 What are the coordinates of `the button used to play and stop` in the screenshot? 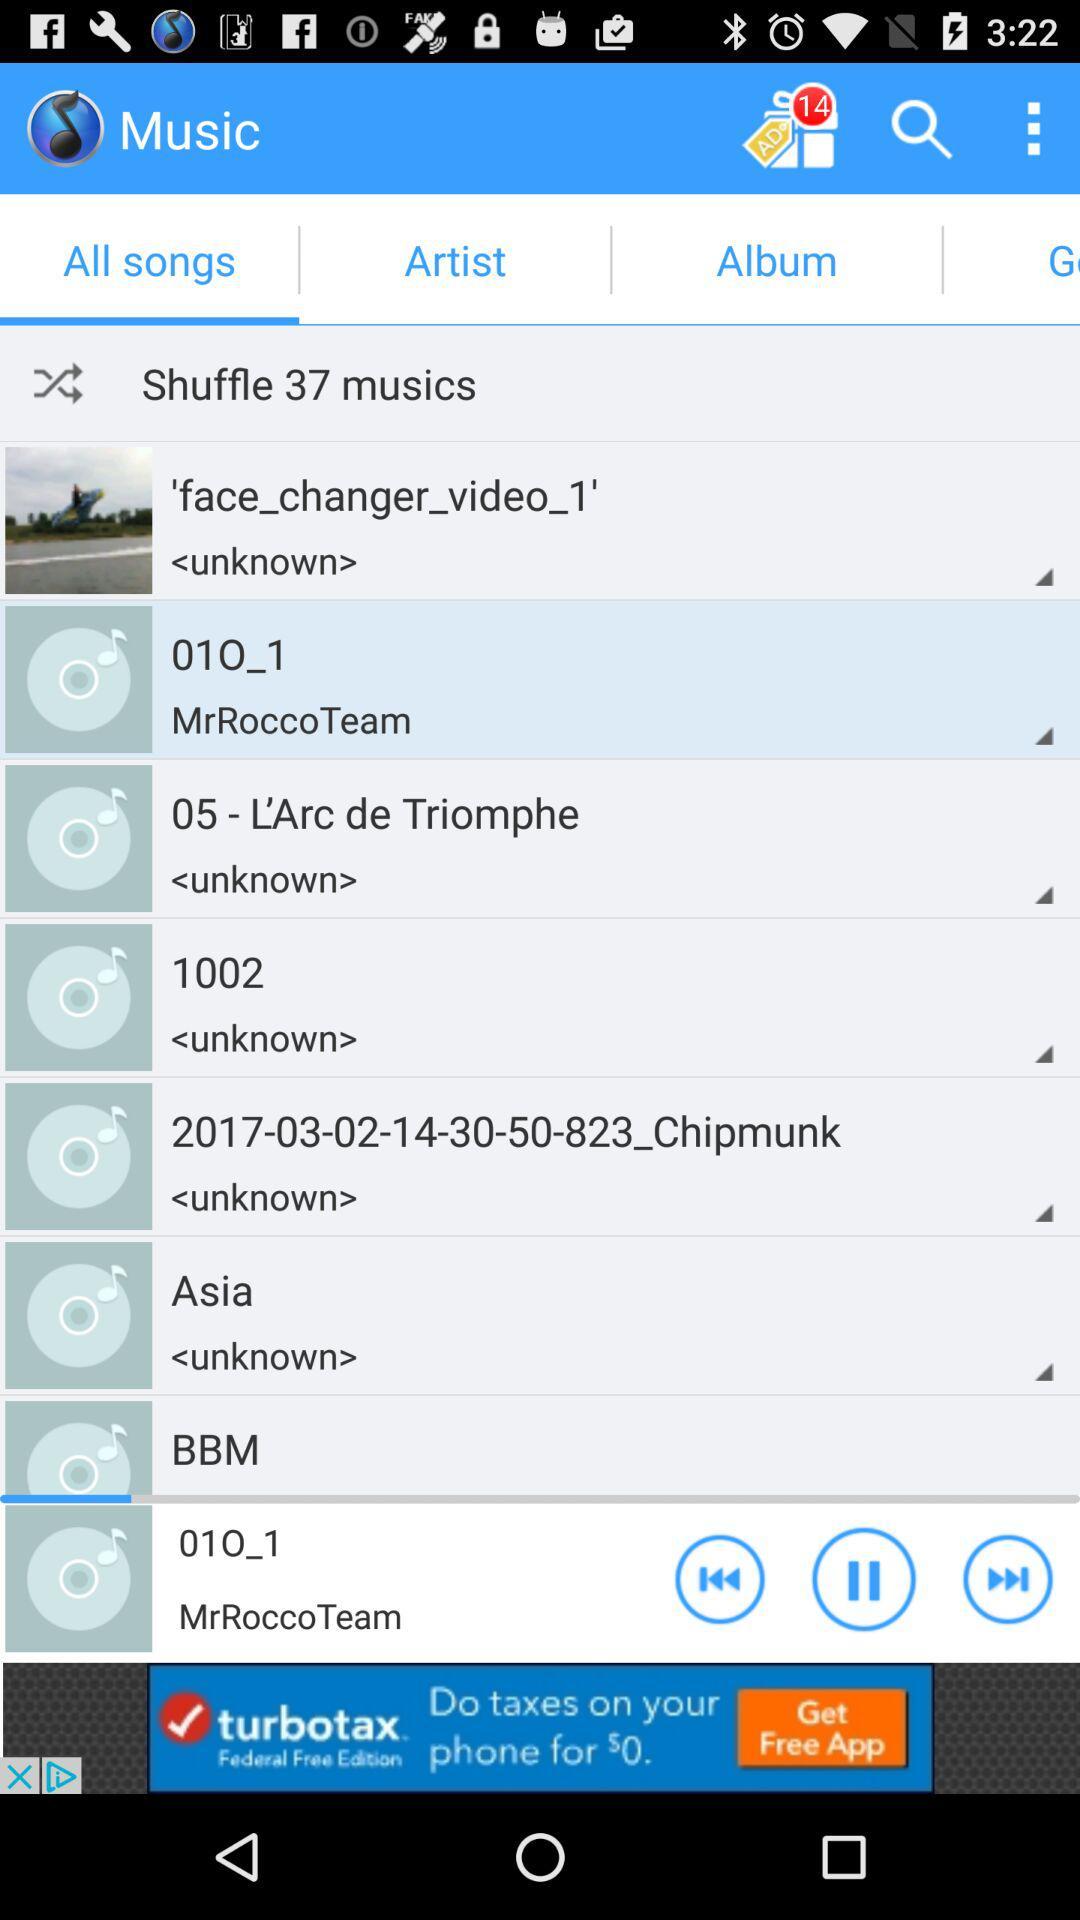 It's located at (863, 1577).